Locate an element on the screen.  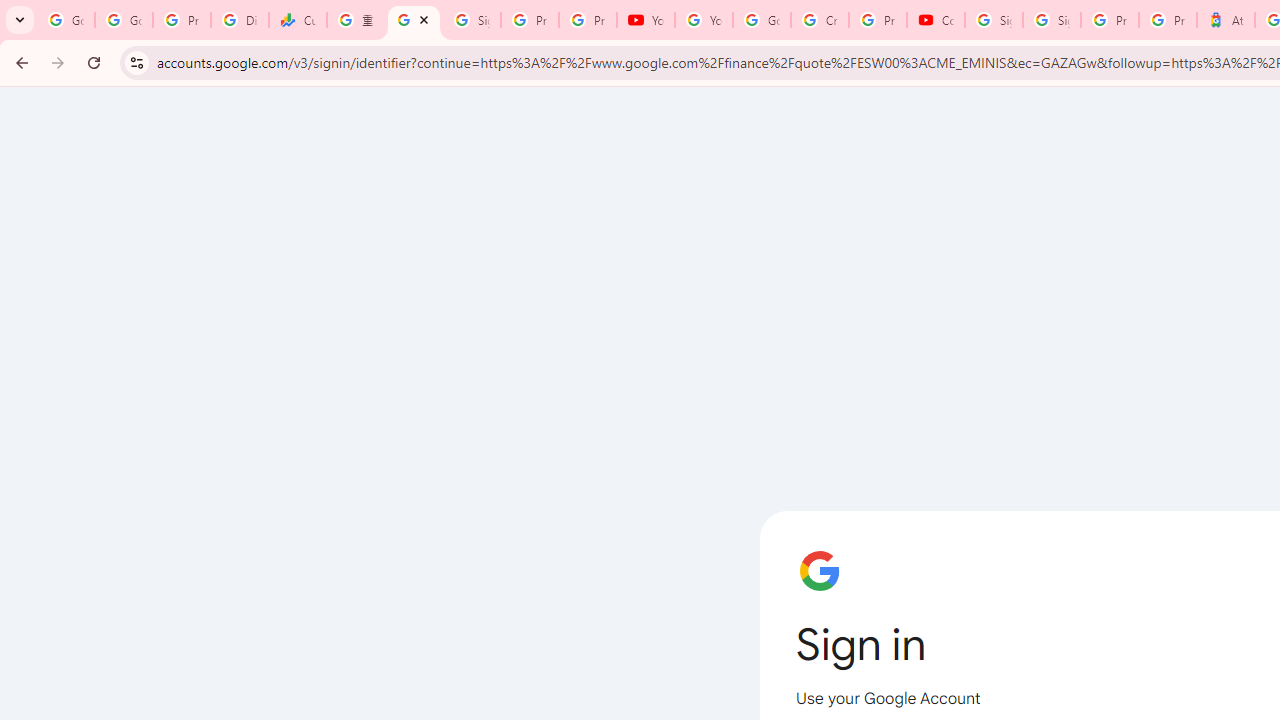
'Sign in - Google Accounts' is located at coordinates (1051, 20).